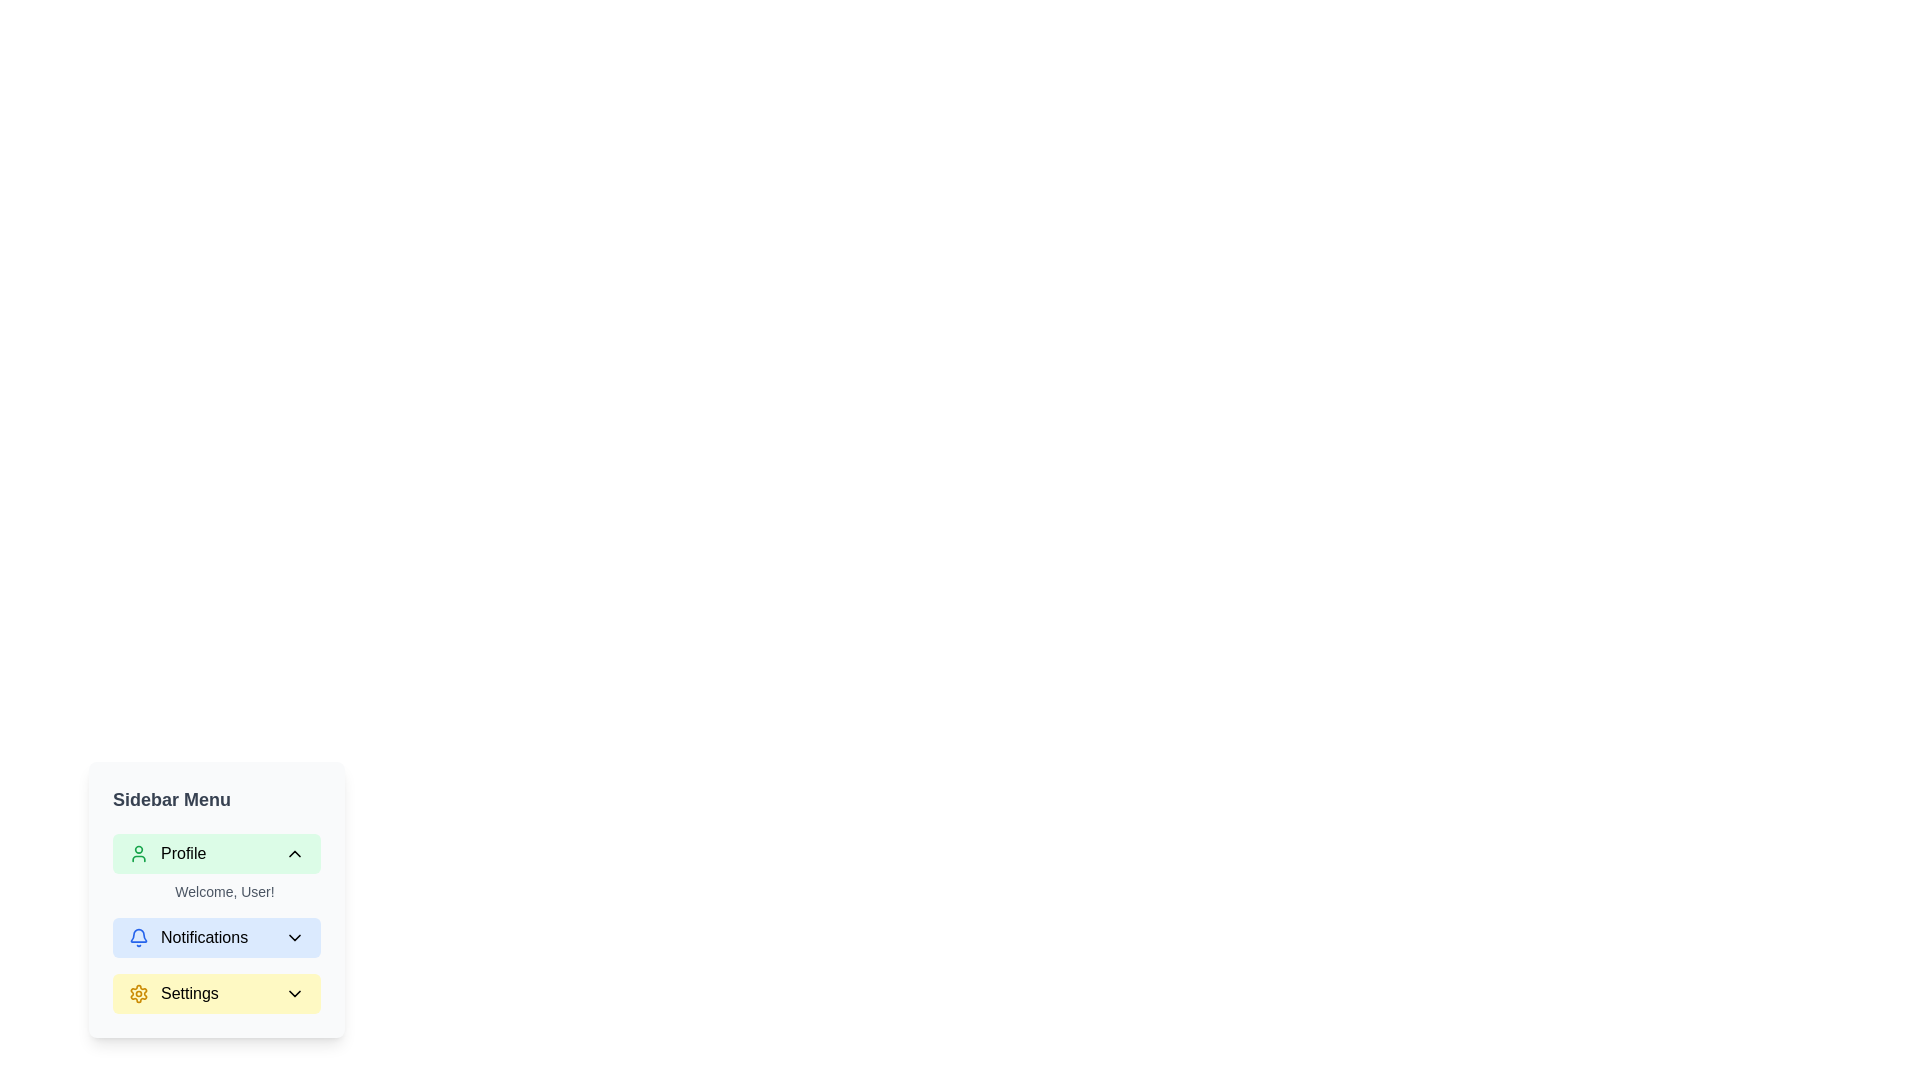  What do you see at coordinates (293, 853) in the screenshot?
I see `the small upward-pointing chevron icon located at the right end of the 'Profile' menu item in the sidebar menu` at bounding box center [293, 853].